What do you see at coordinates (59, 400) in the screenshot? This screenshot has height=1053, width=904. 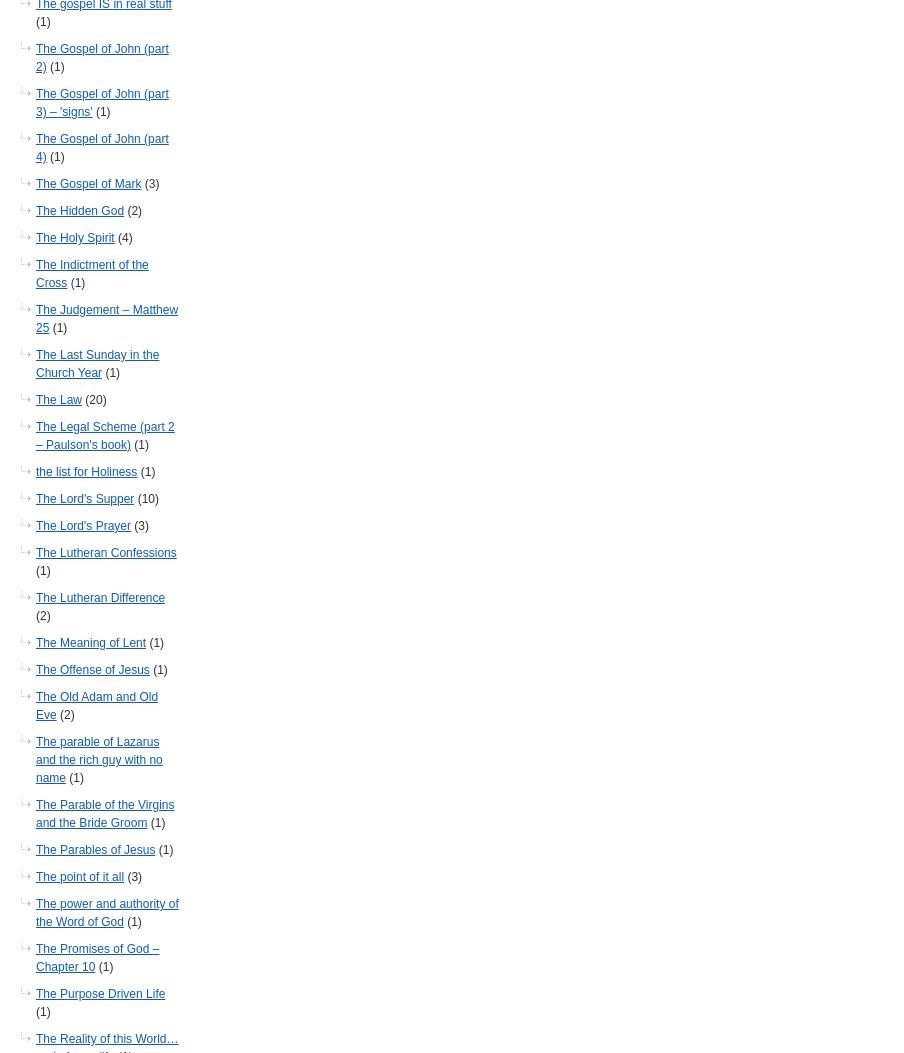 I see `'The Law'` at bounding box center [59, 400].